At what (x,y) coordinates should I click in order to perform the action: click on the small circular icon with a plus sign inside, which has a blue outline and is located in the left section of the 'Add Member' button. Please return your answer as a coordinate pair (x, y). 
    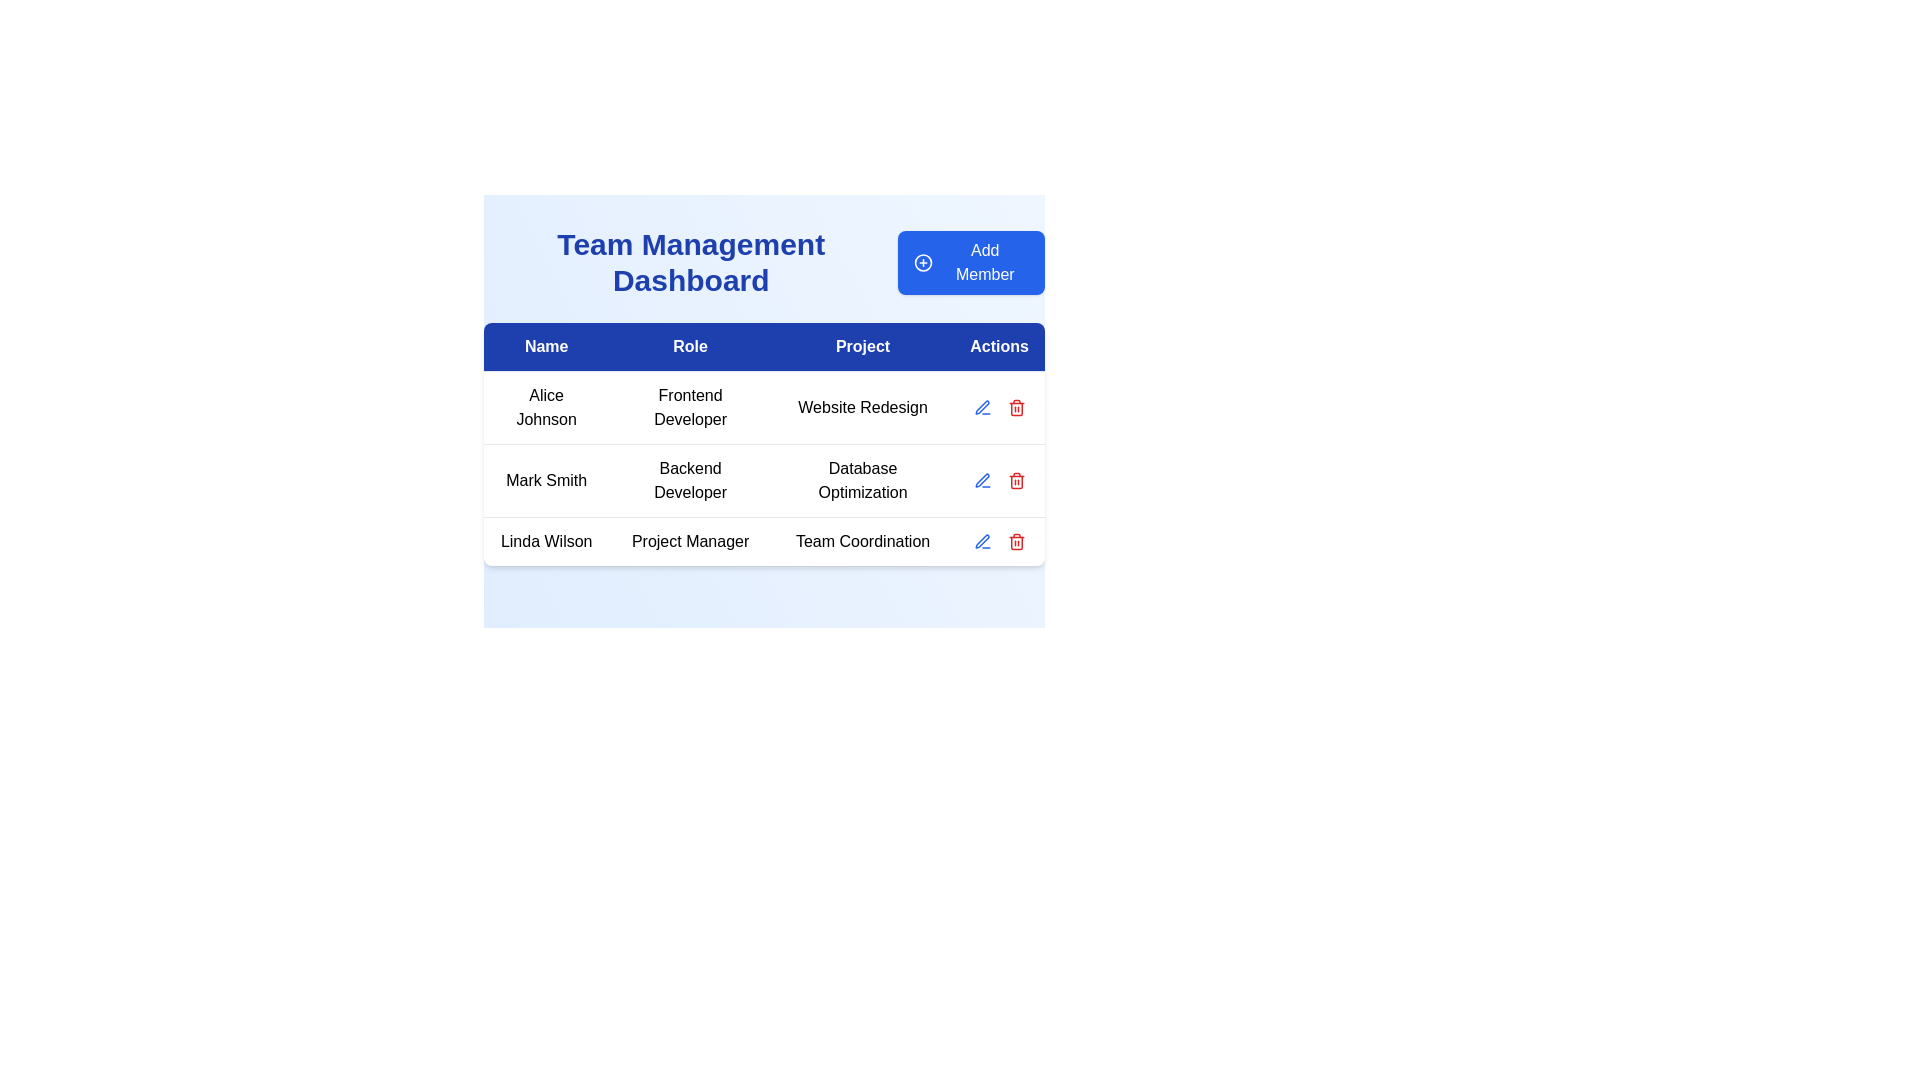
    Looking at the image, I should click on (923, 261).